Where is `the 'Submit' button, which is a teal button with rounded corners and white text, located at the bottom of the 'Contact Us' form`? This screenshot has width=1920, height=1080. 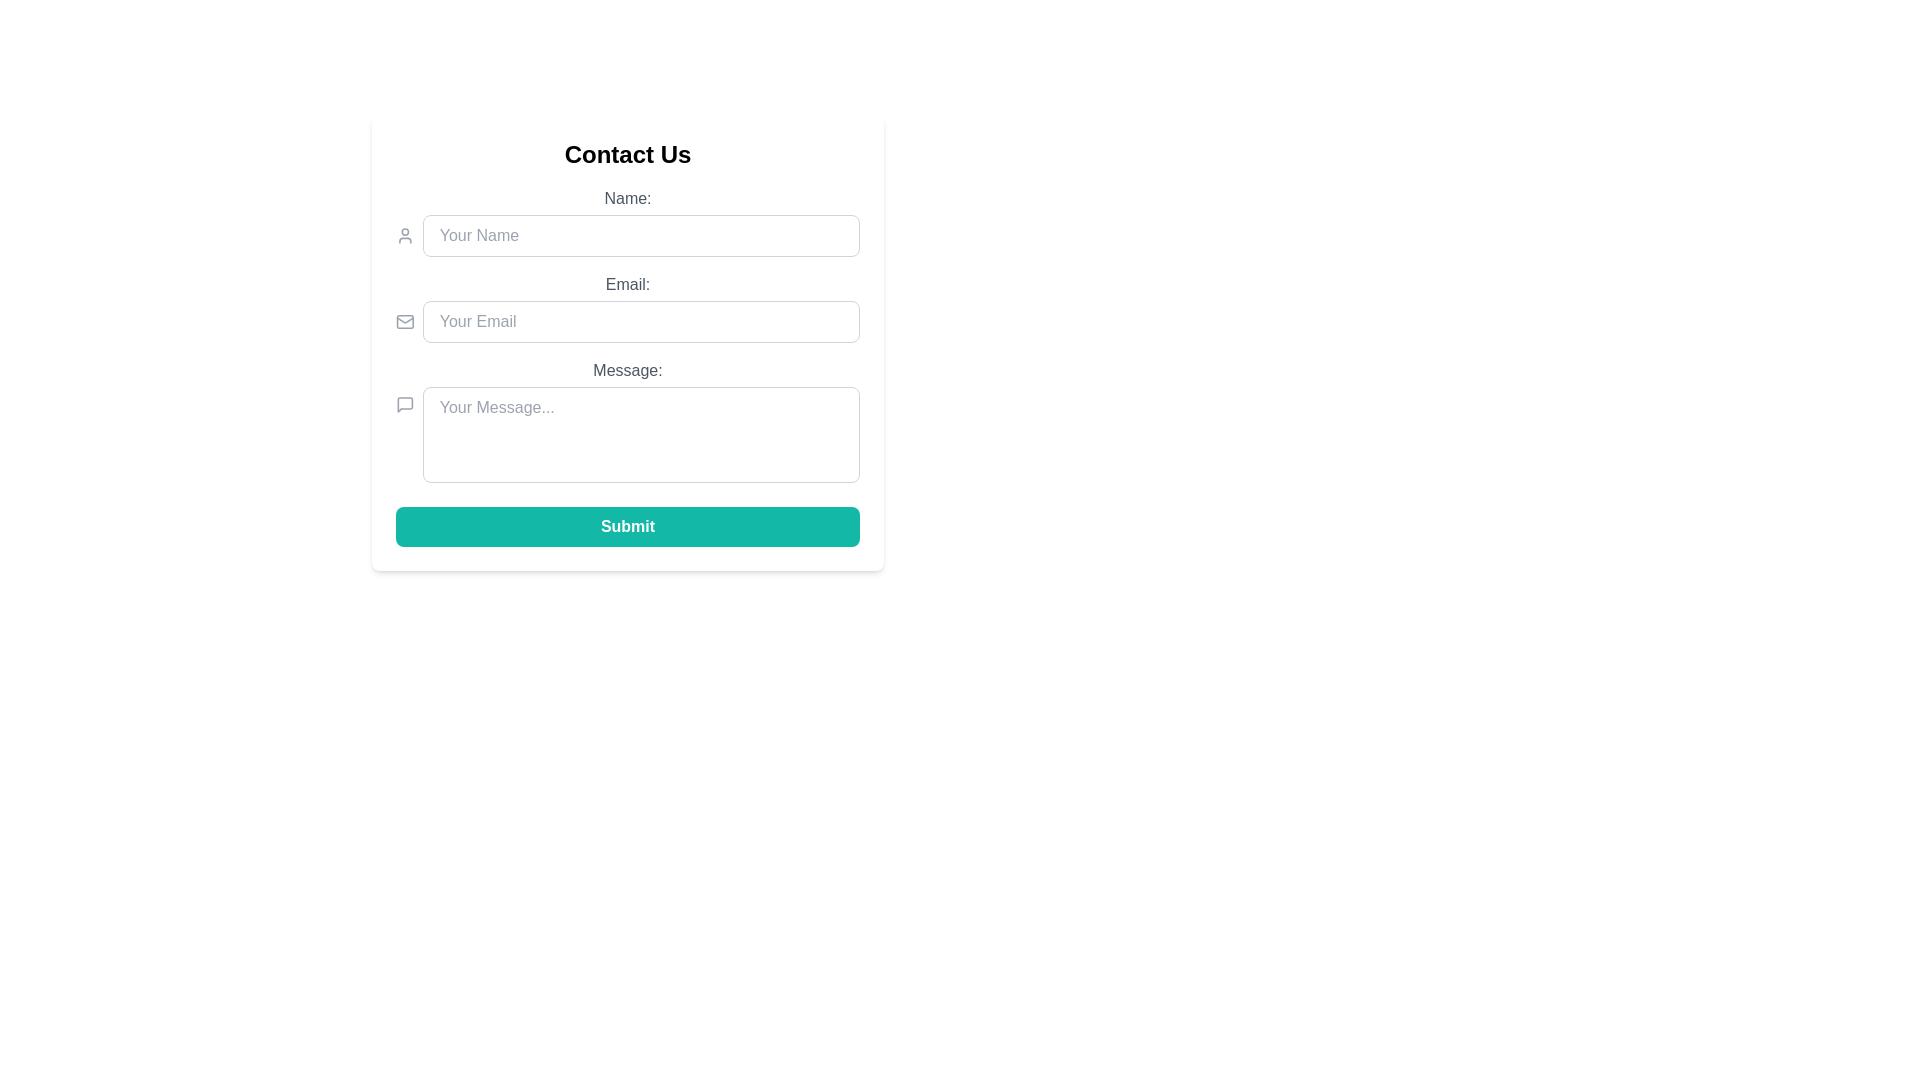
the 'Submit' button, which is a teal button with rounded corners and white text, located at the bottom of the 'Contact Us' form is located at coordinates (627, 526).